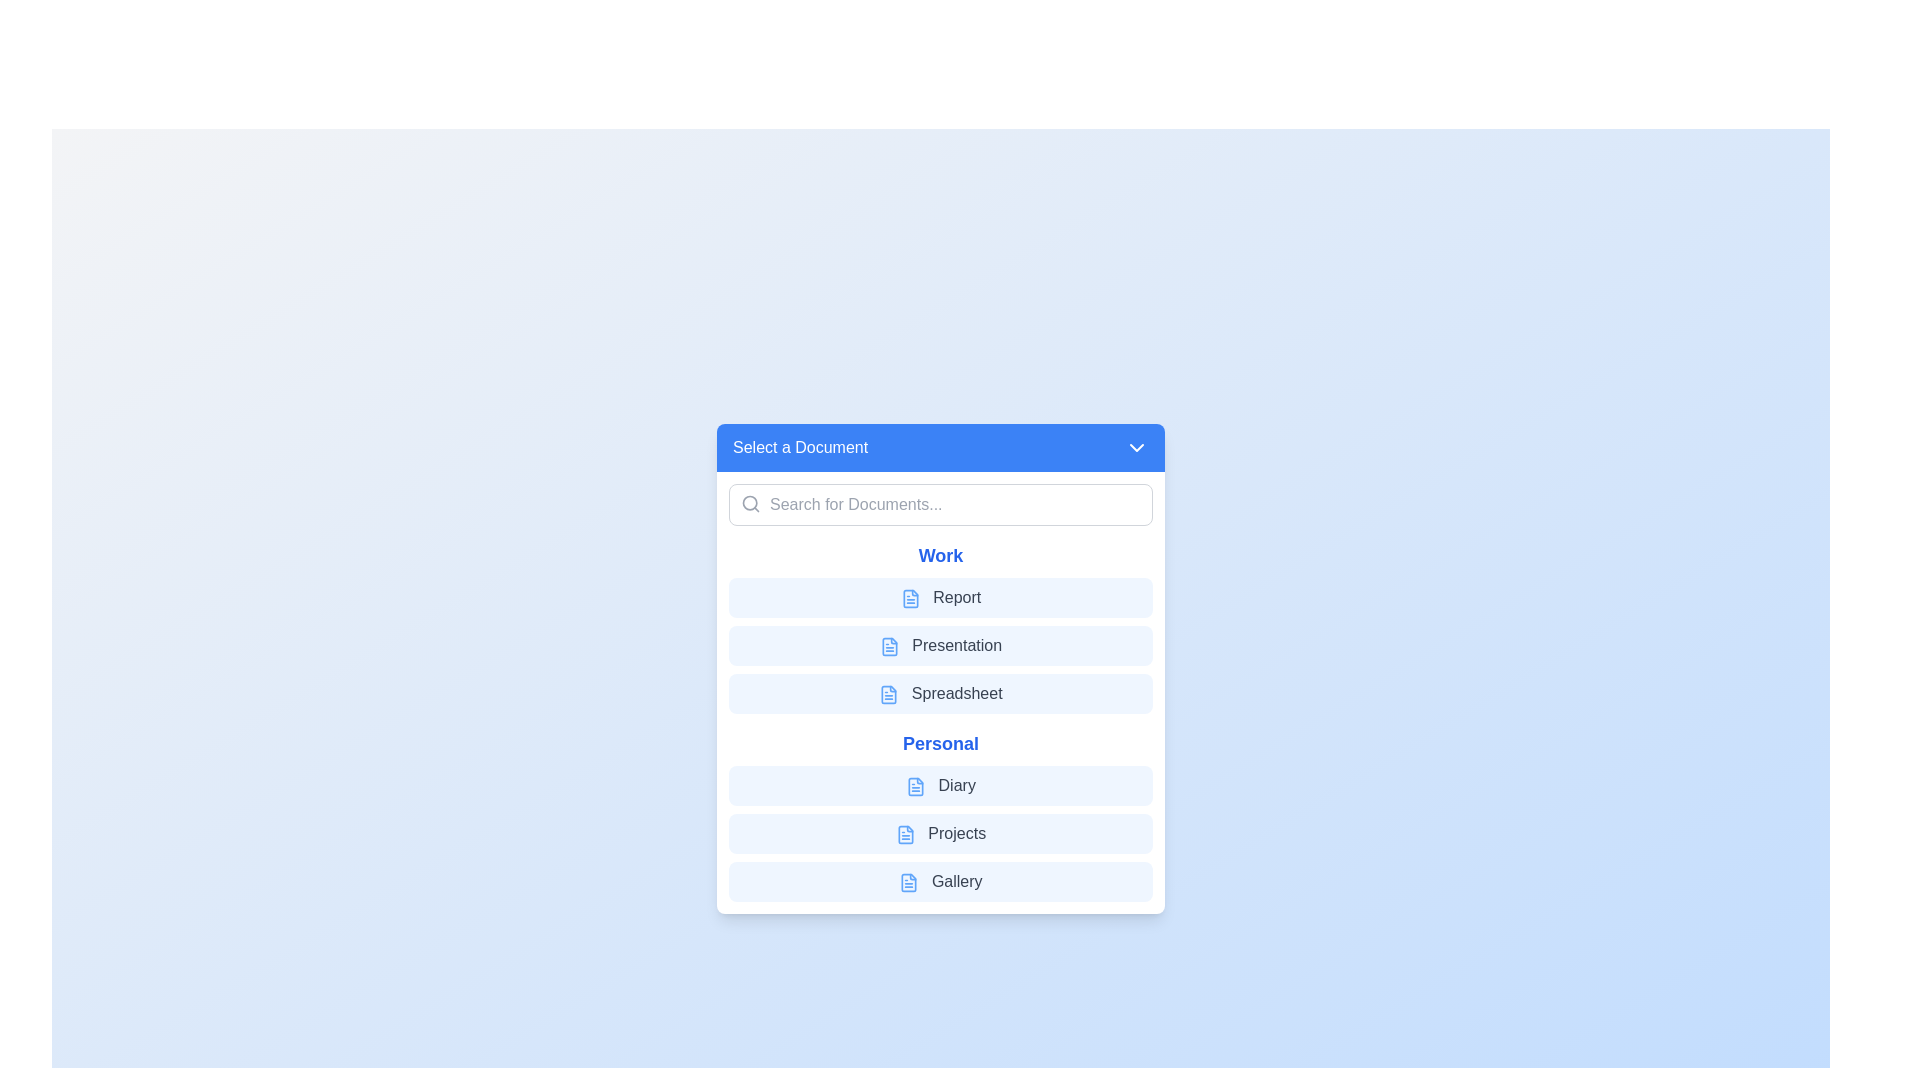  Describe the element at coordinates (888, 693) in the screenshot. I see `document file icon that has a blue outline and is associated with the 'Spreadsheet' label under the 'Work' section` at that location.